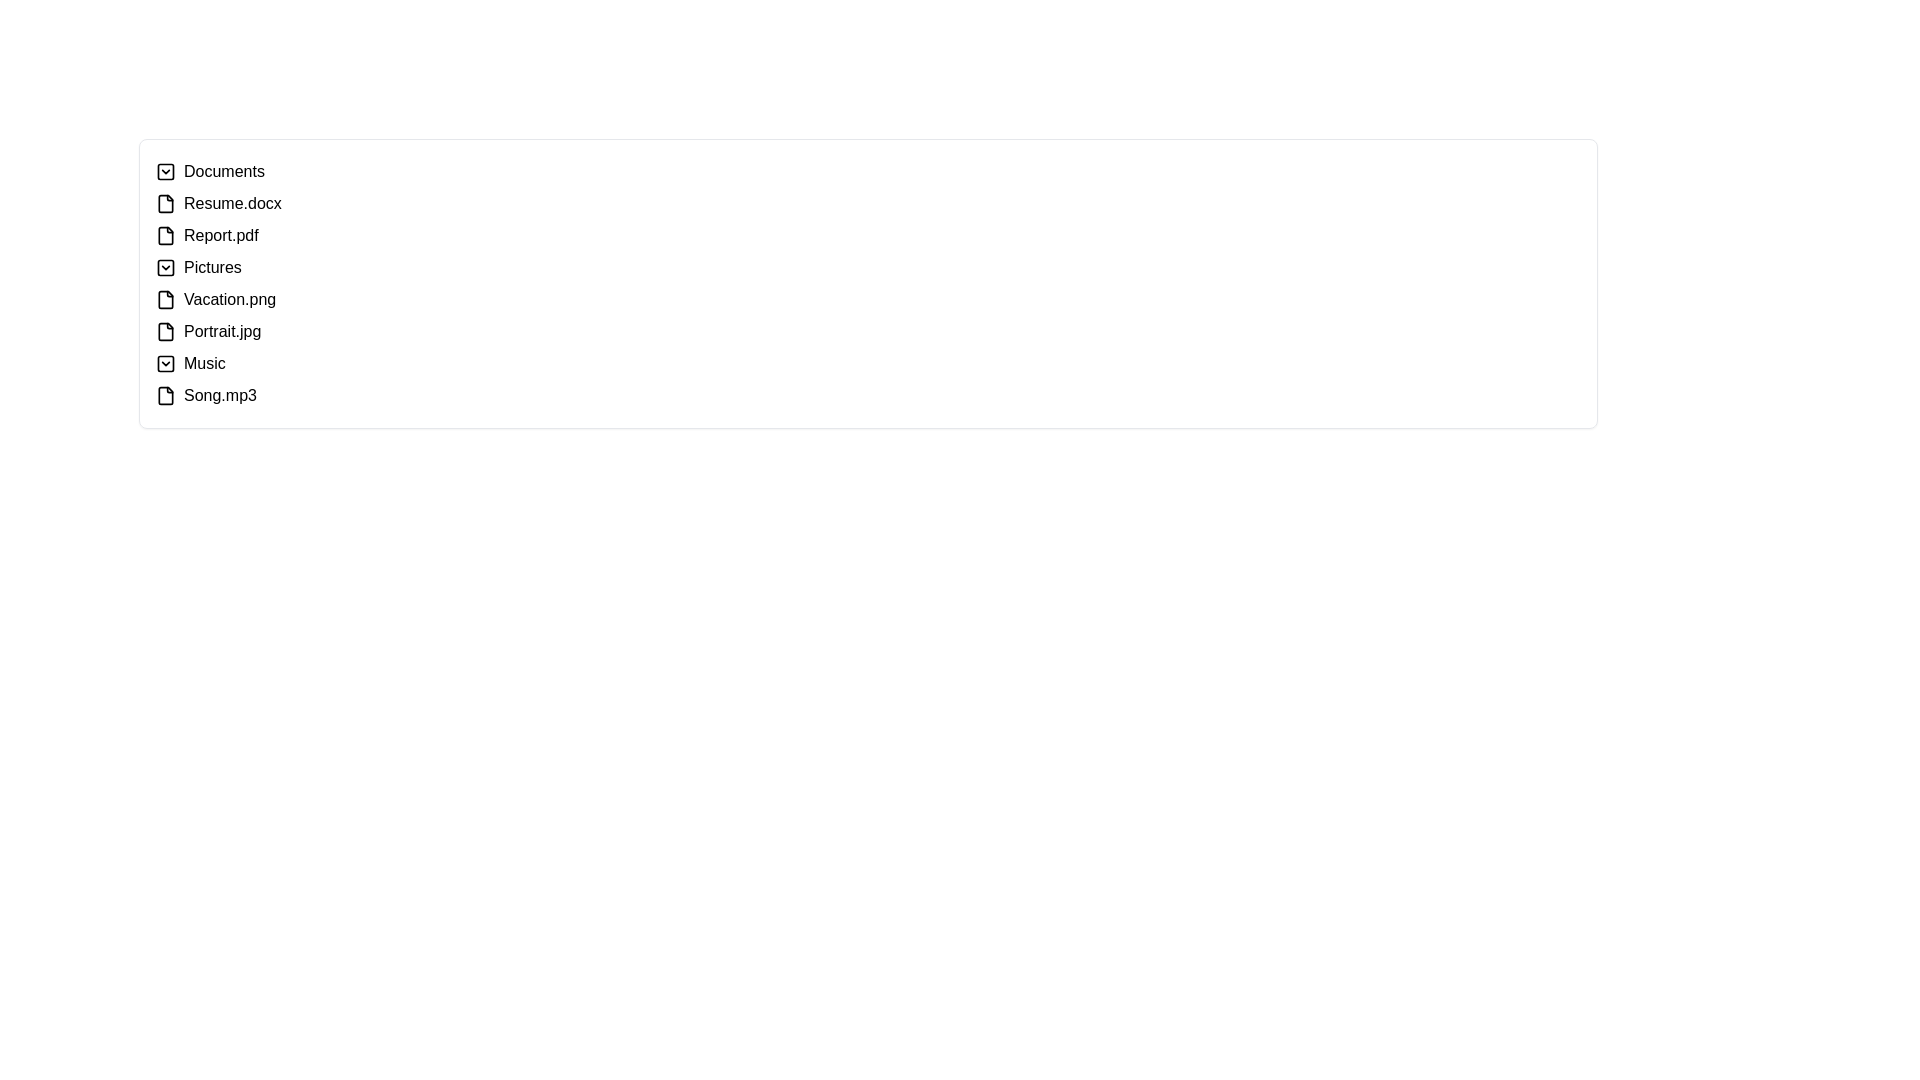 The image size is (1920, 1080). I want to click on the file icon graphic representation located to the left of the label text 'Portrait.jpg', which features a folded corner at the top right, so click(166, 330).